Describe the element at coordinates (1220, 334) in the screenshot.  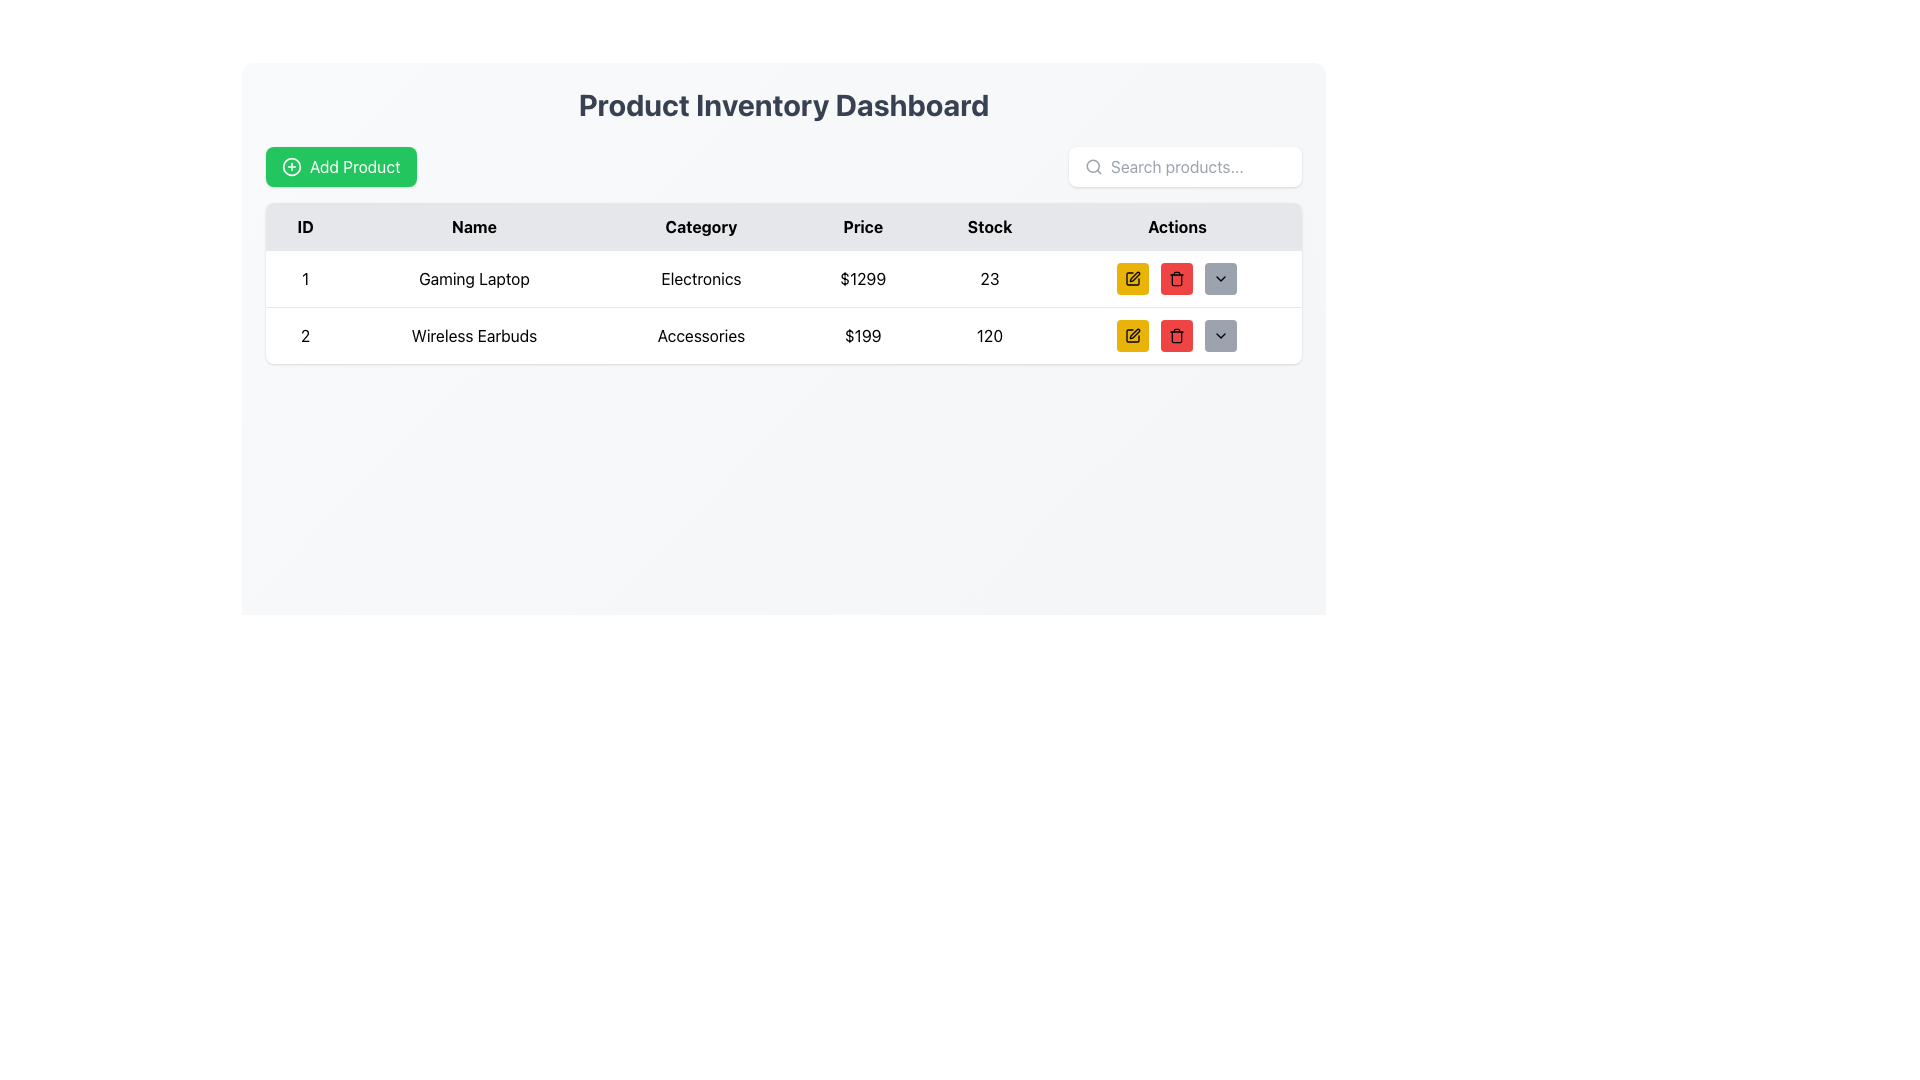
I see `the square button with a gray background and a chevron-down icon located in the 'Actions' column of the second table row` at that location.